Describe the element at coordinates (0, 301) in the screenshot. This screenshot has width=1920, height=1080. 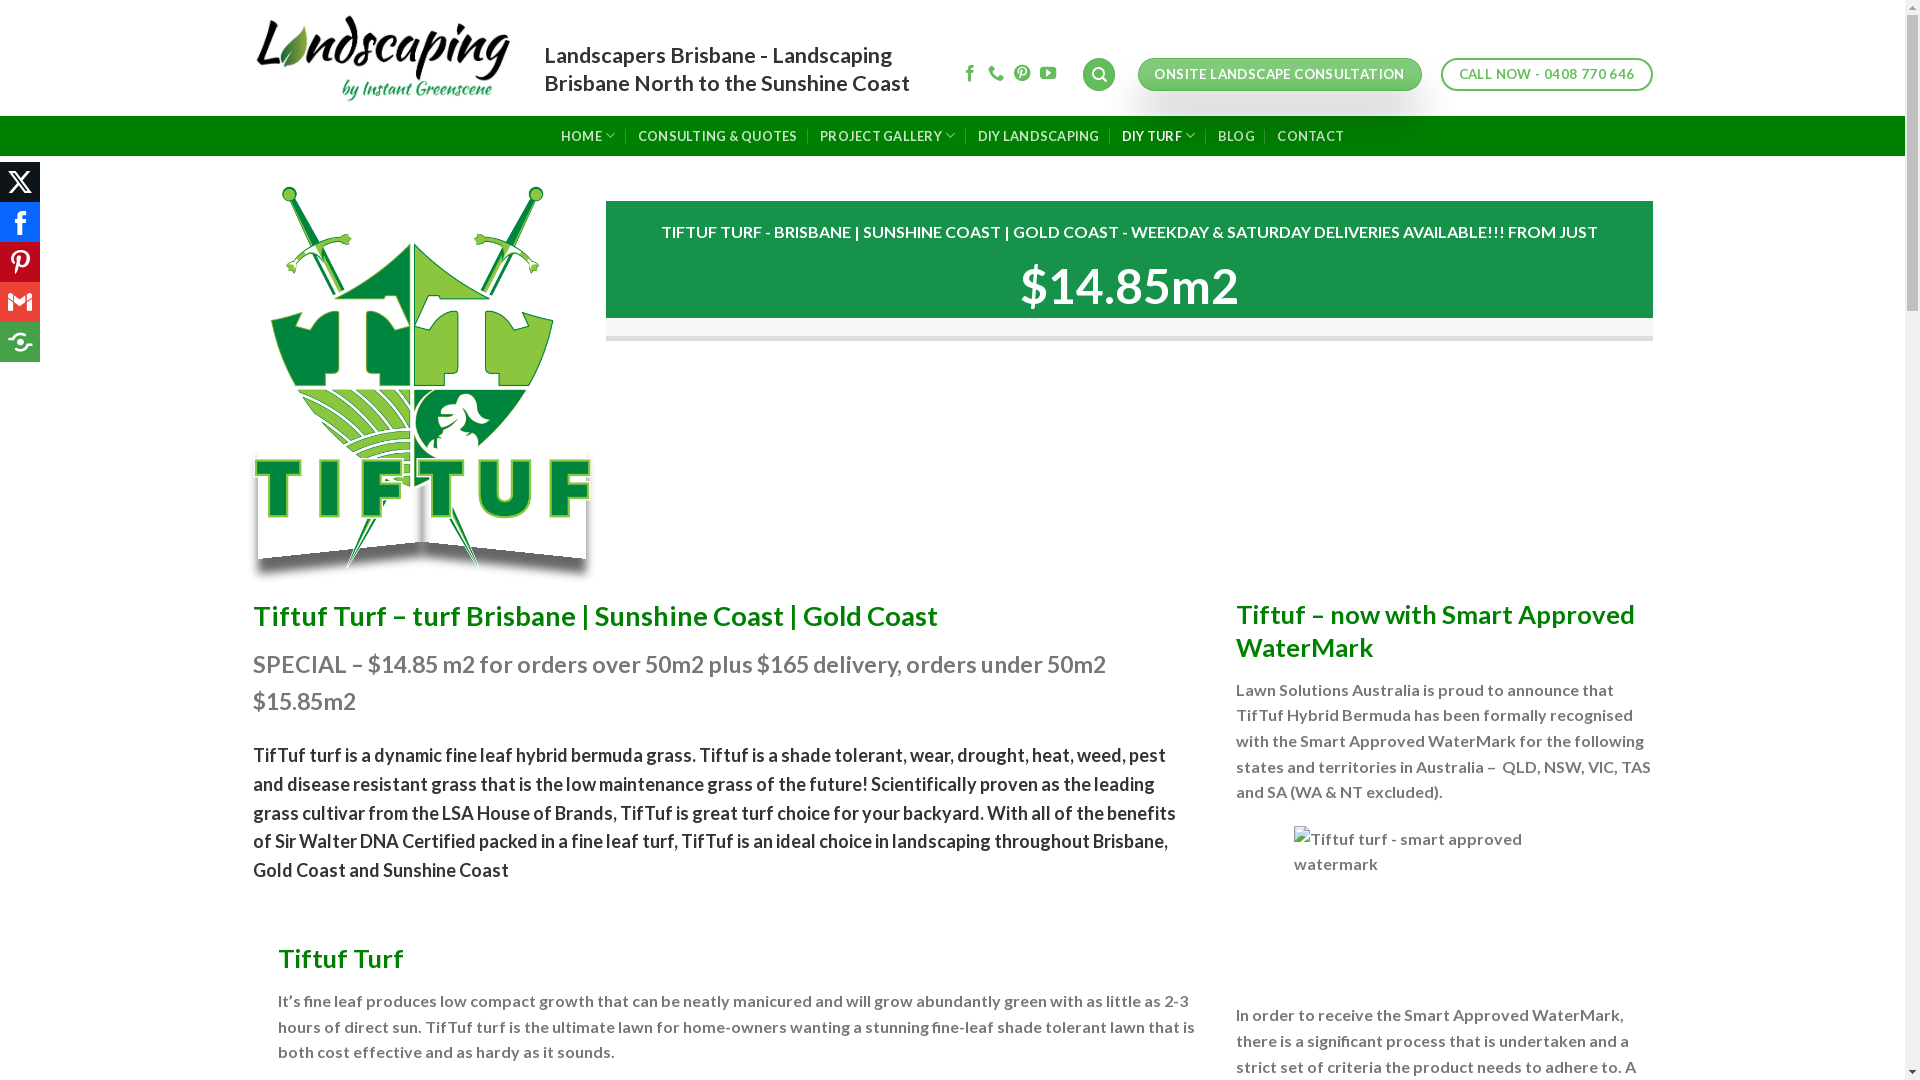
I see `'Google Gmail'` at that location.